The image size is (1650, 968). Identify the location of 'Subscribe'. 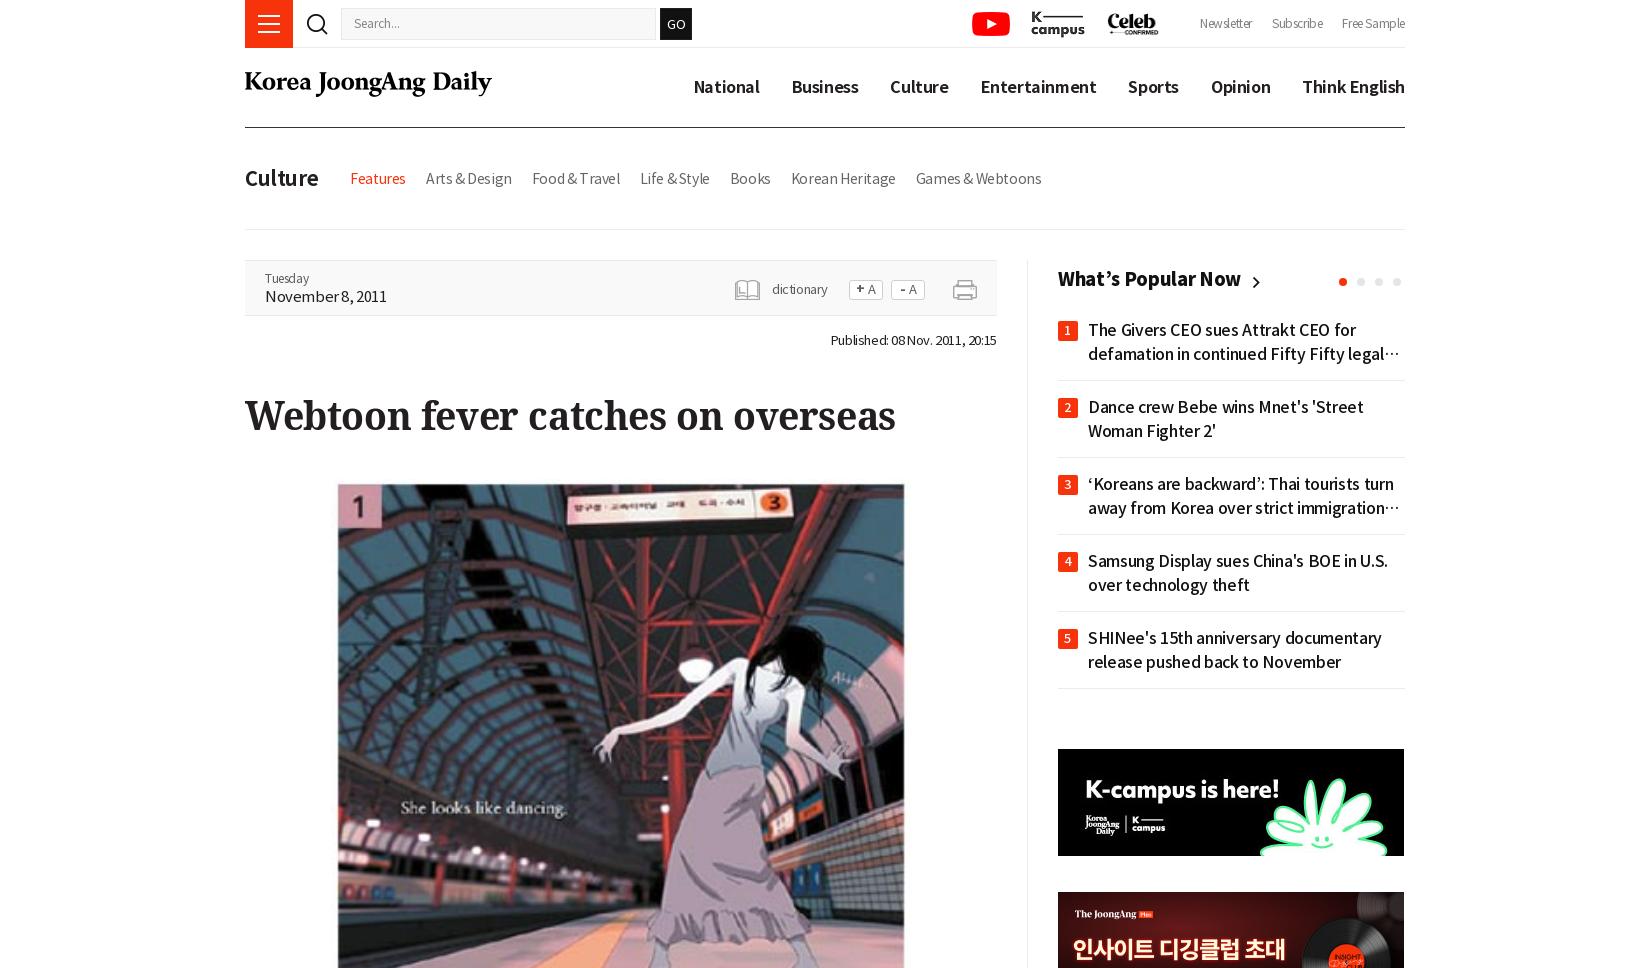
(1295, 23).